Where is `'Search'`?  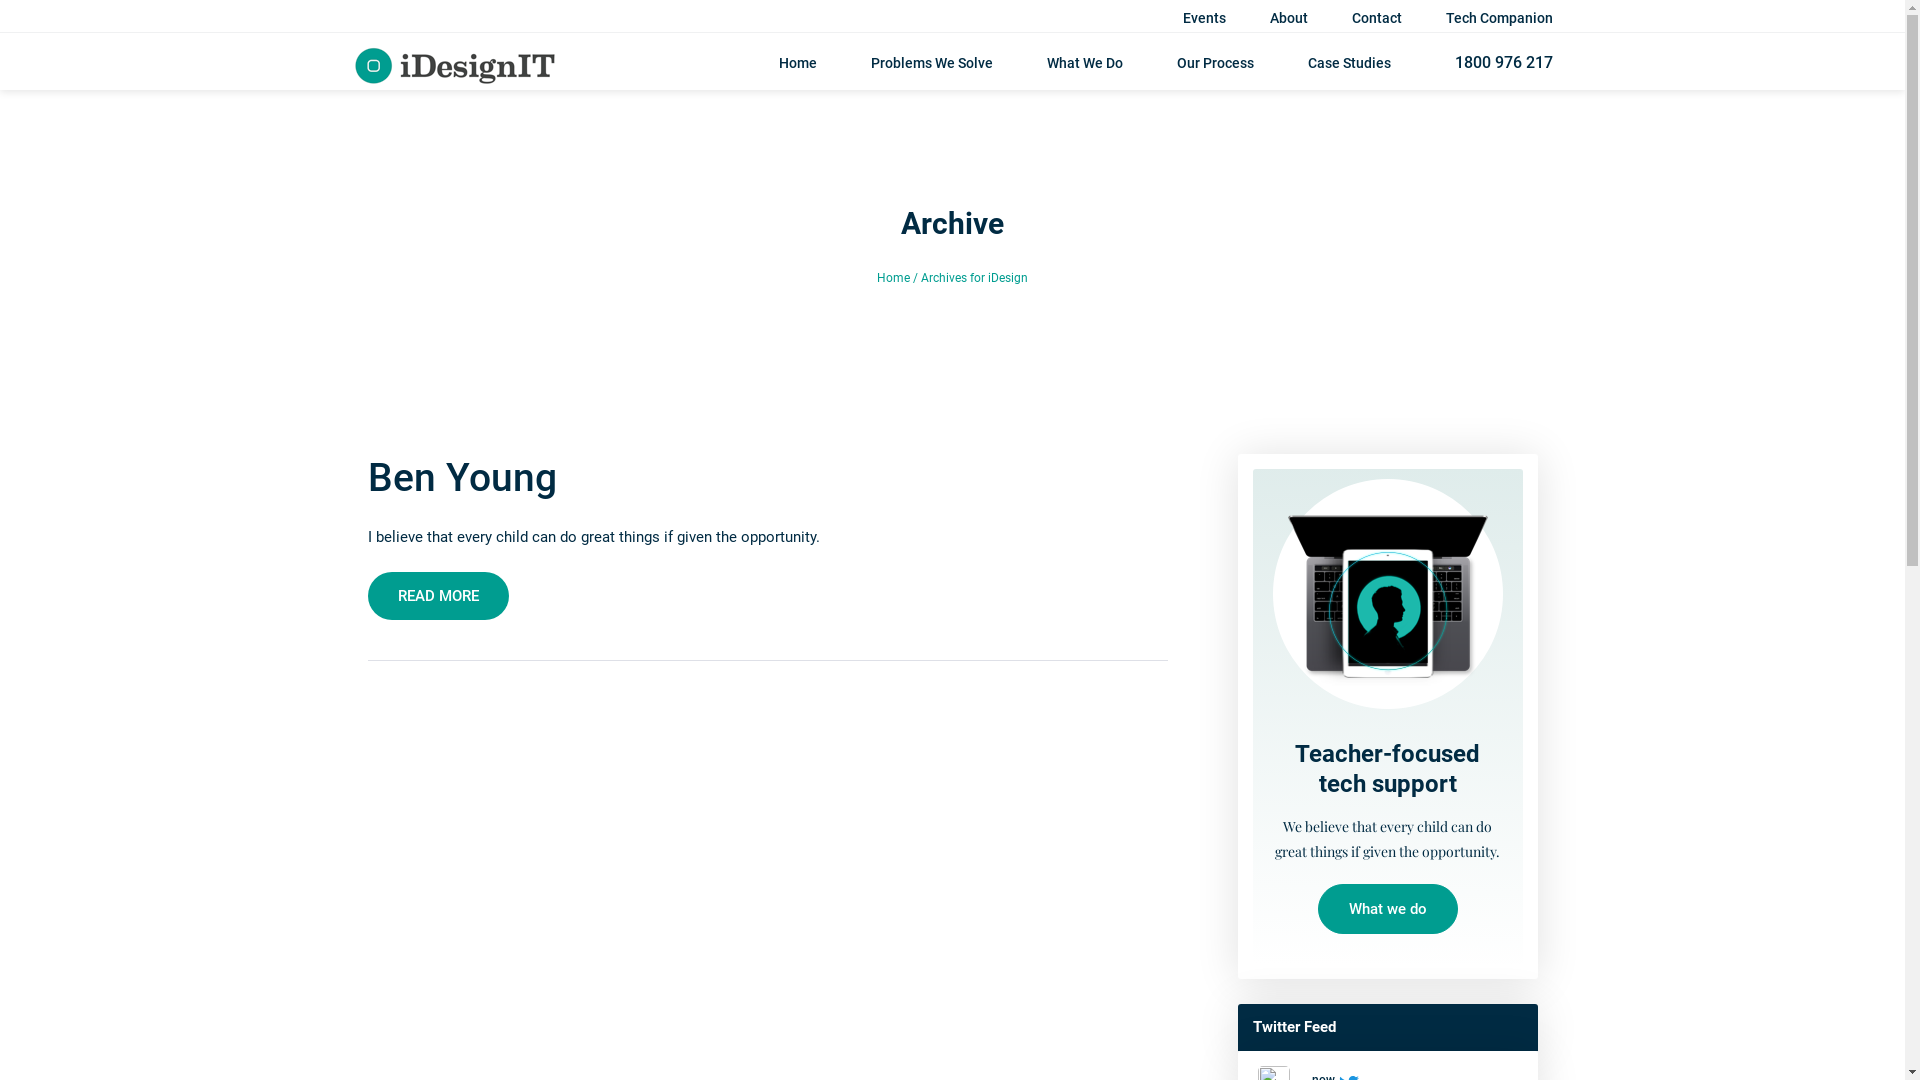 'Search' is located at coordinates (1462, 34).